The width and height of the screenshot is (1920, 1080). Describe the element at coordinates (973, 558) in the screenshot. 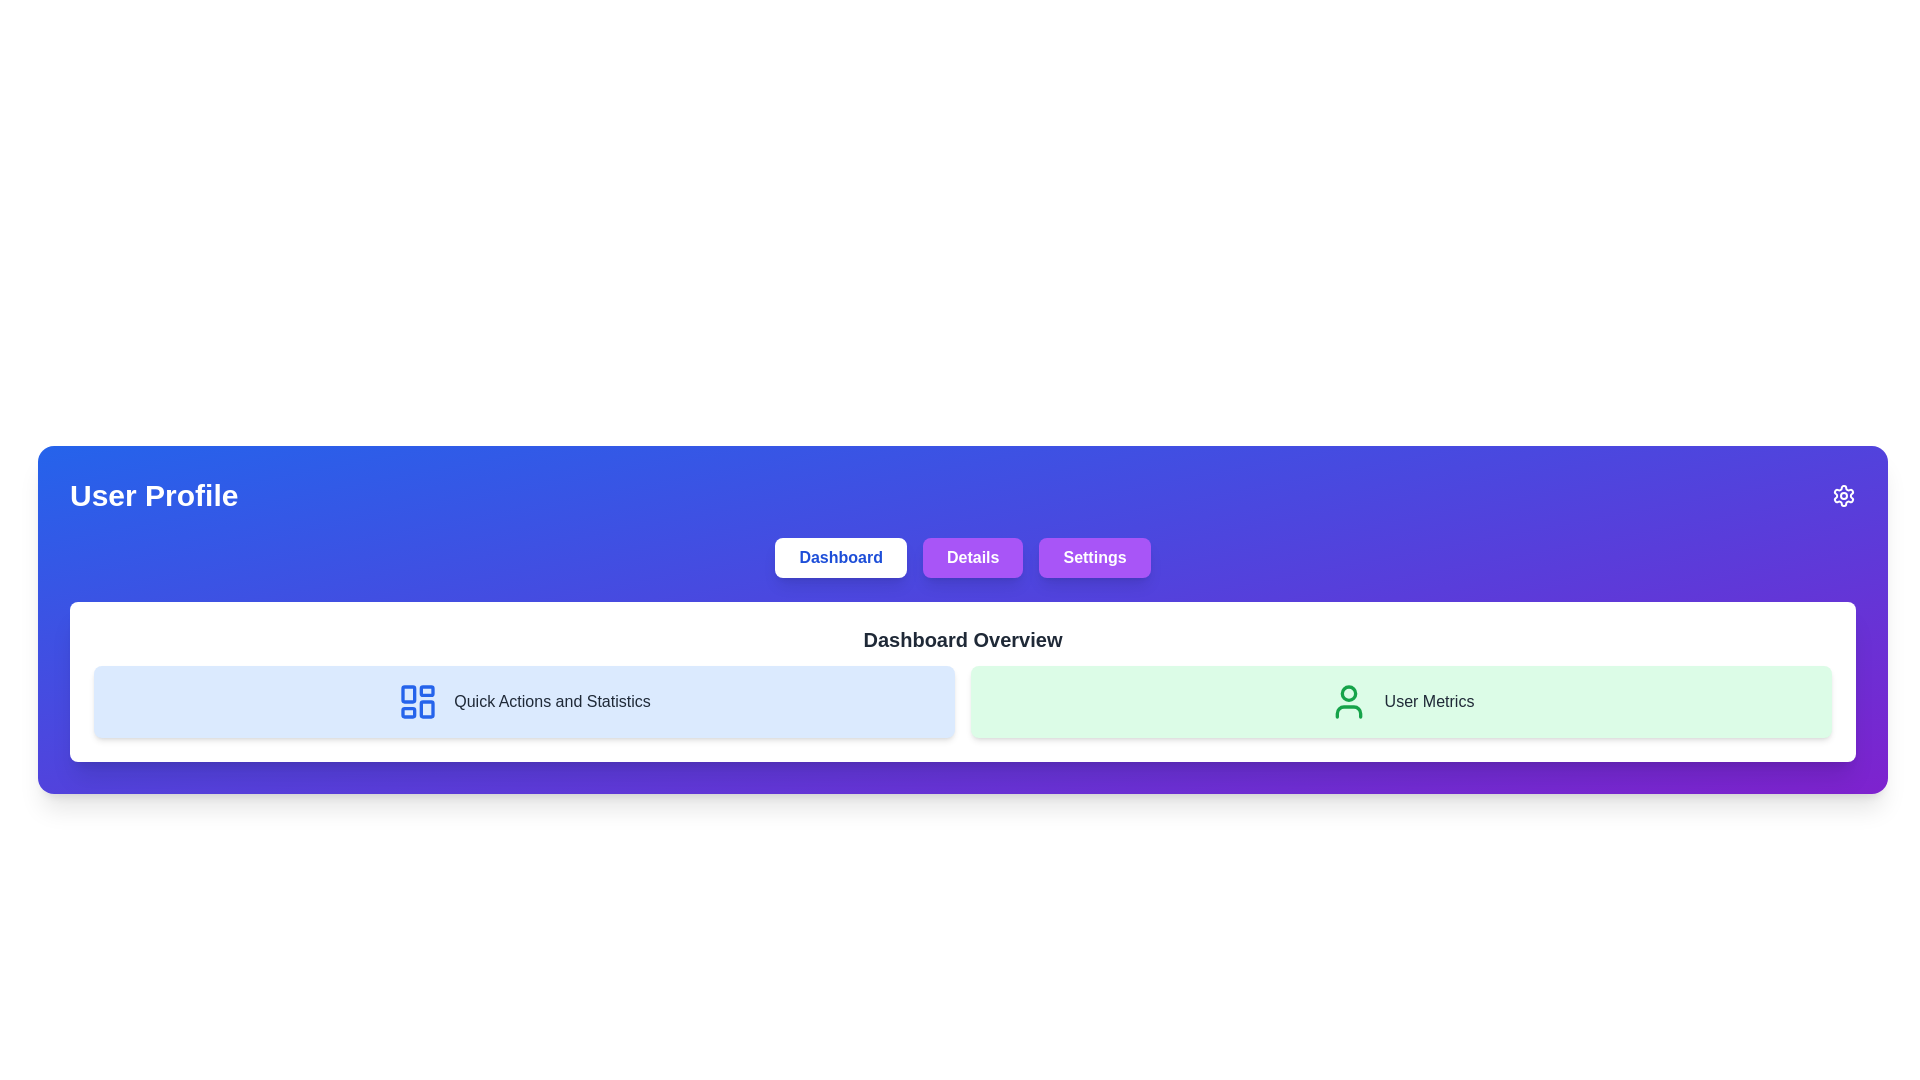

I see `the 'Details' button with a purple background` at that location.